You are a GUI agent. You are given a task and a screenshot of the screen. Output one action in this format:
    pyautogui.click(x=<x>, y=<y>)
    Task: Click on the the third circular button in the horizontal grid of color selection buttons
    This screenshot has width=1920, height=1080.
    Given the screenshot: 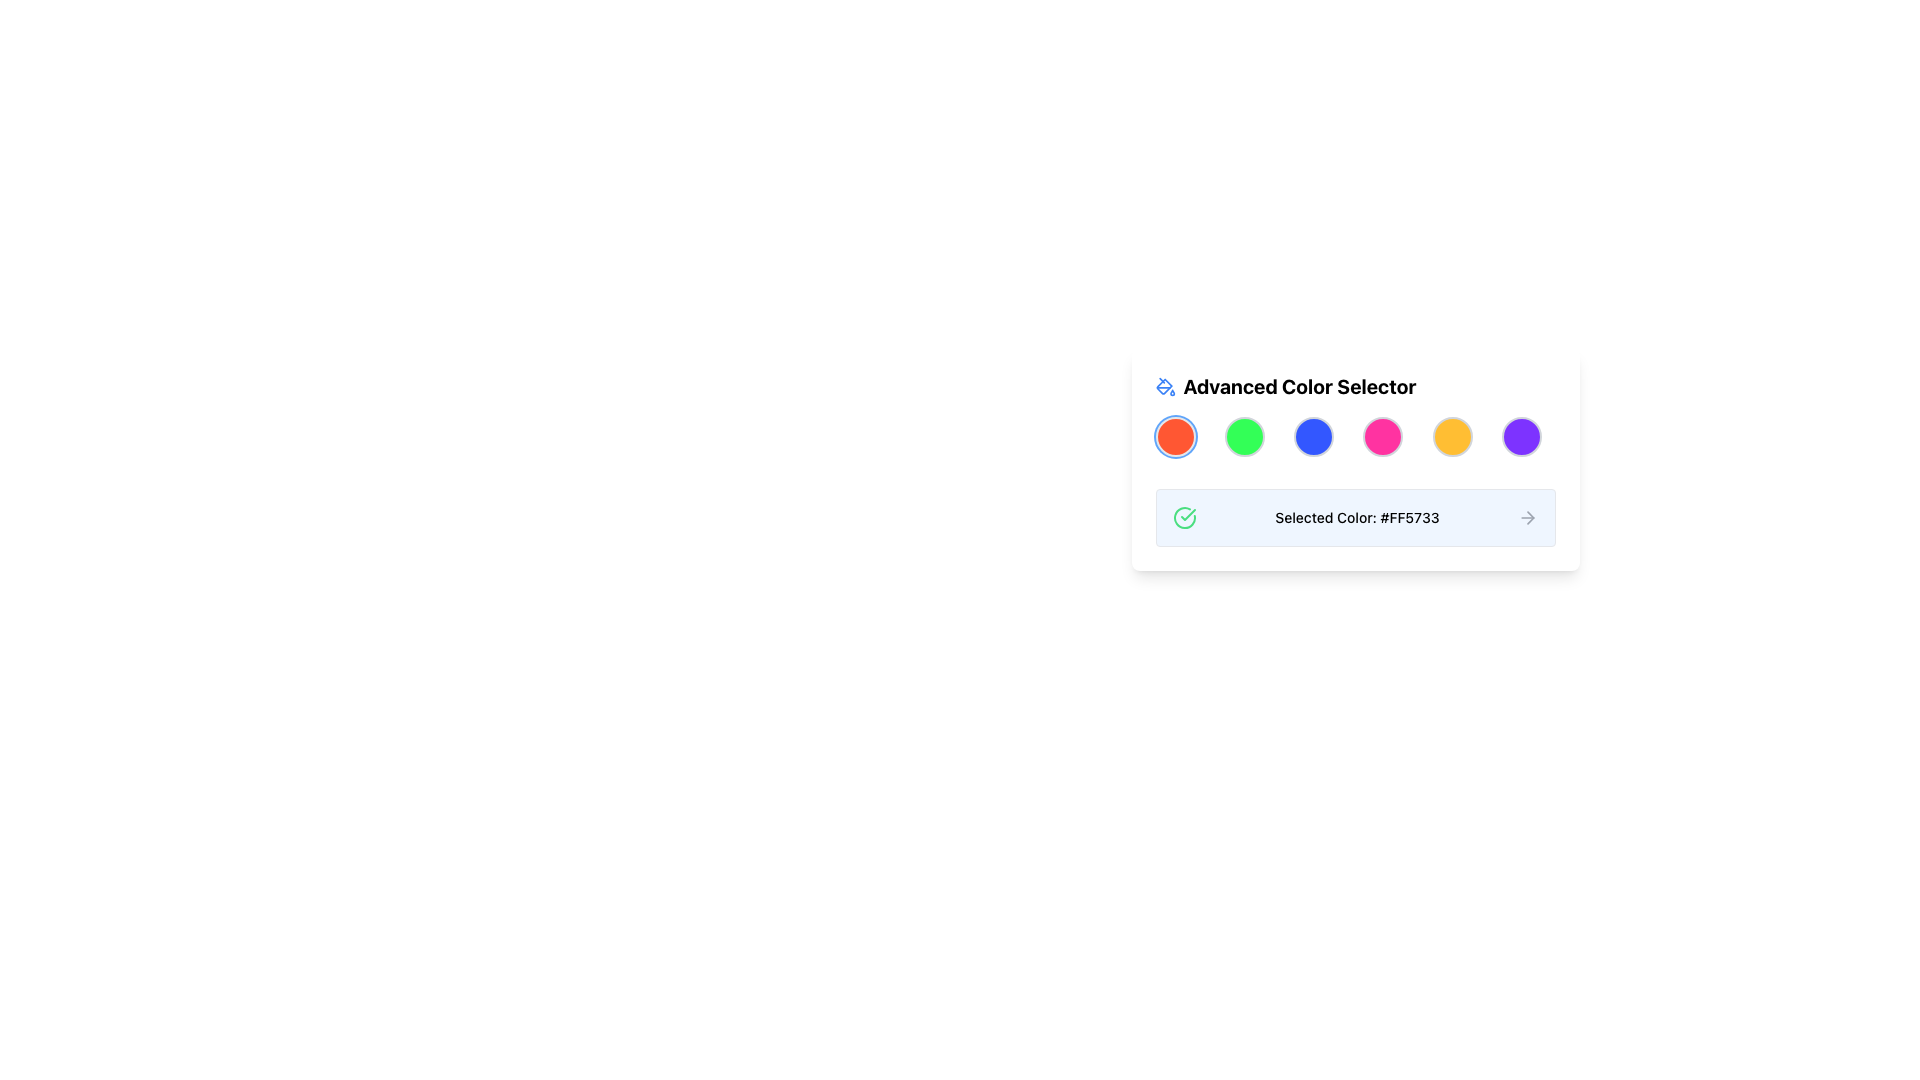 What is the action you would take?
    pyautogui.click(x=1314, y=435)
    